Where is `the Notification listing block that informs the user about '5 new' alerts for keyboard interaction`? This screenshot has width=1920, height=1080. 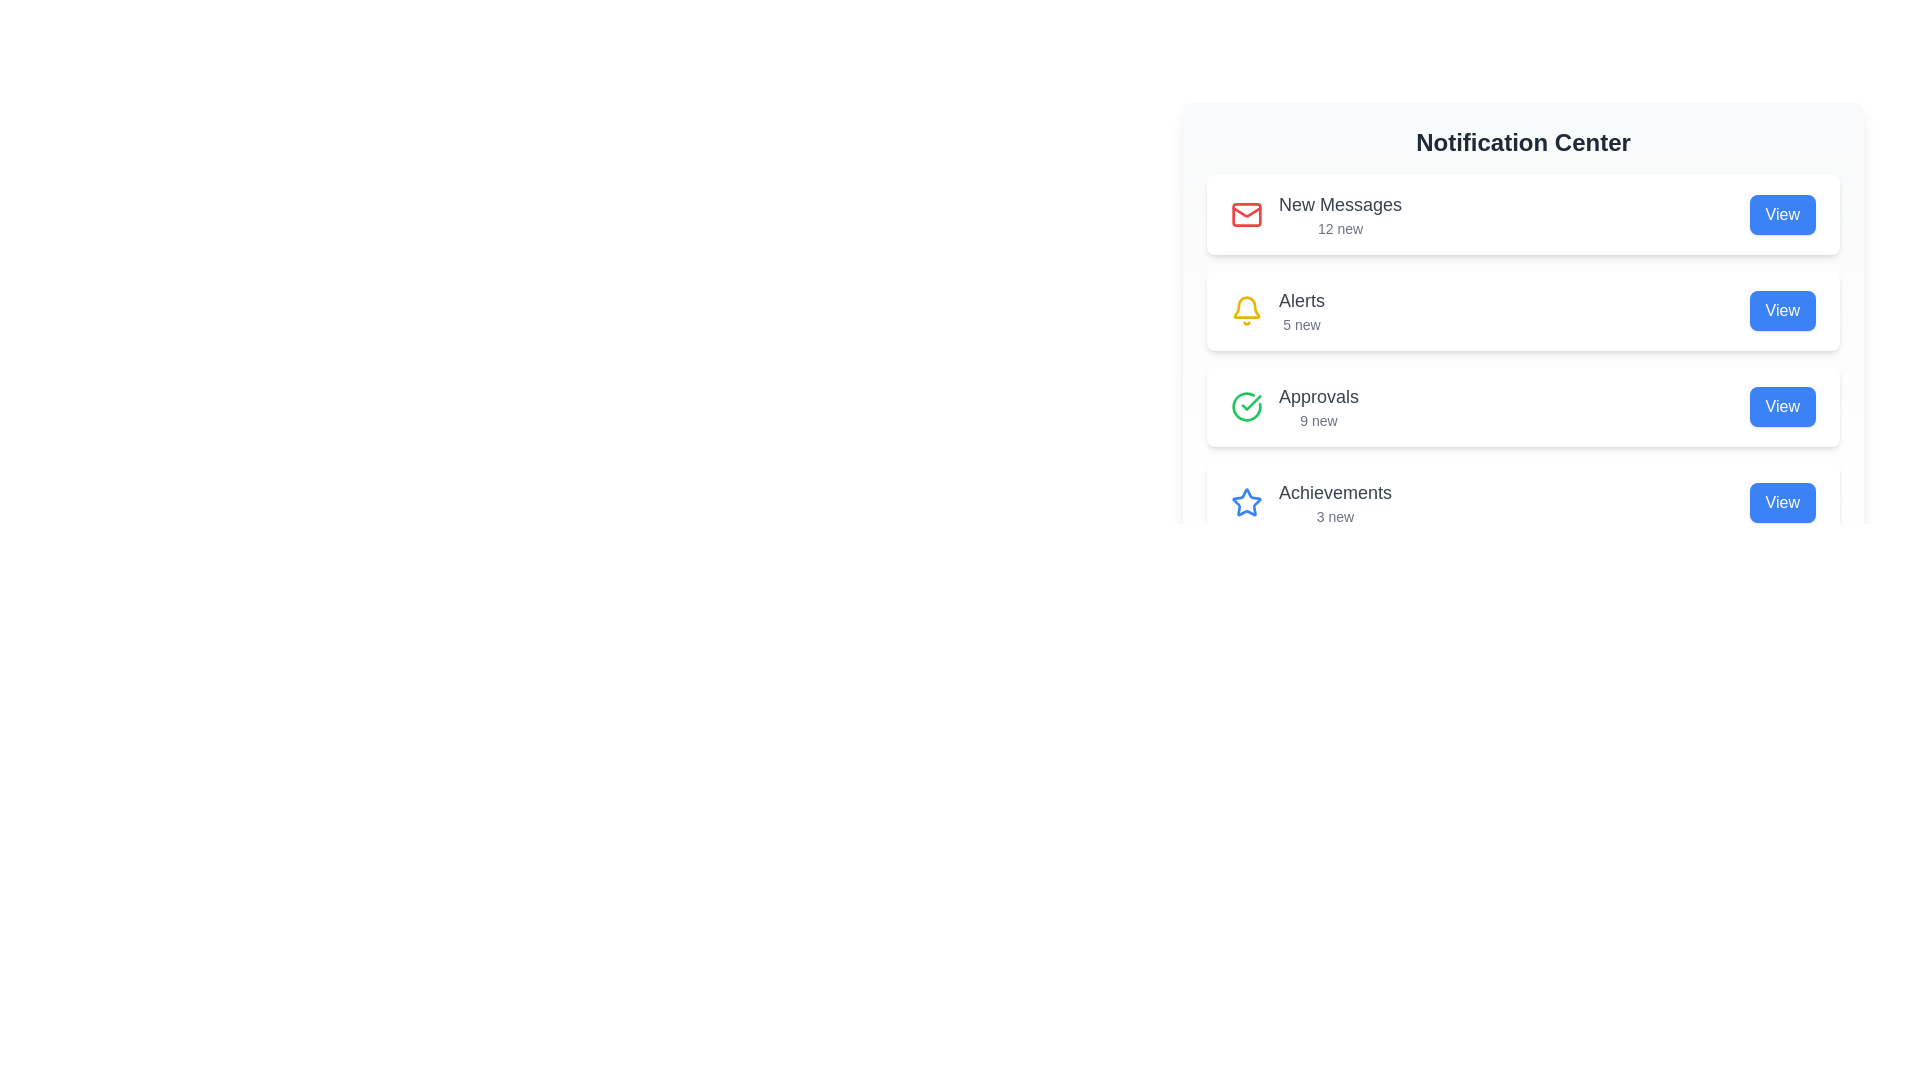
the Notification listing block that informs the user about '5 new' alerts for keyboard interaction is located at coordinates (1522, 301).